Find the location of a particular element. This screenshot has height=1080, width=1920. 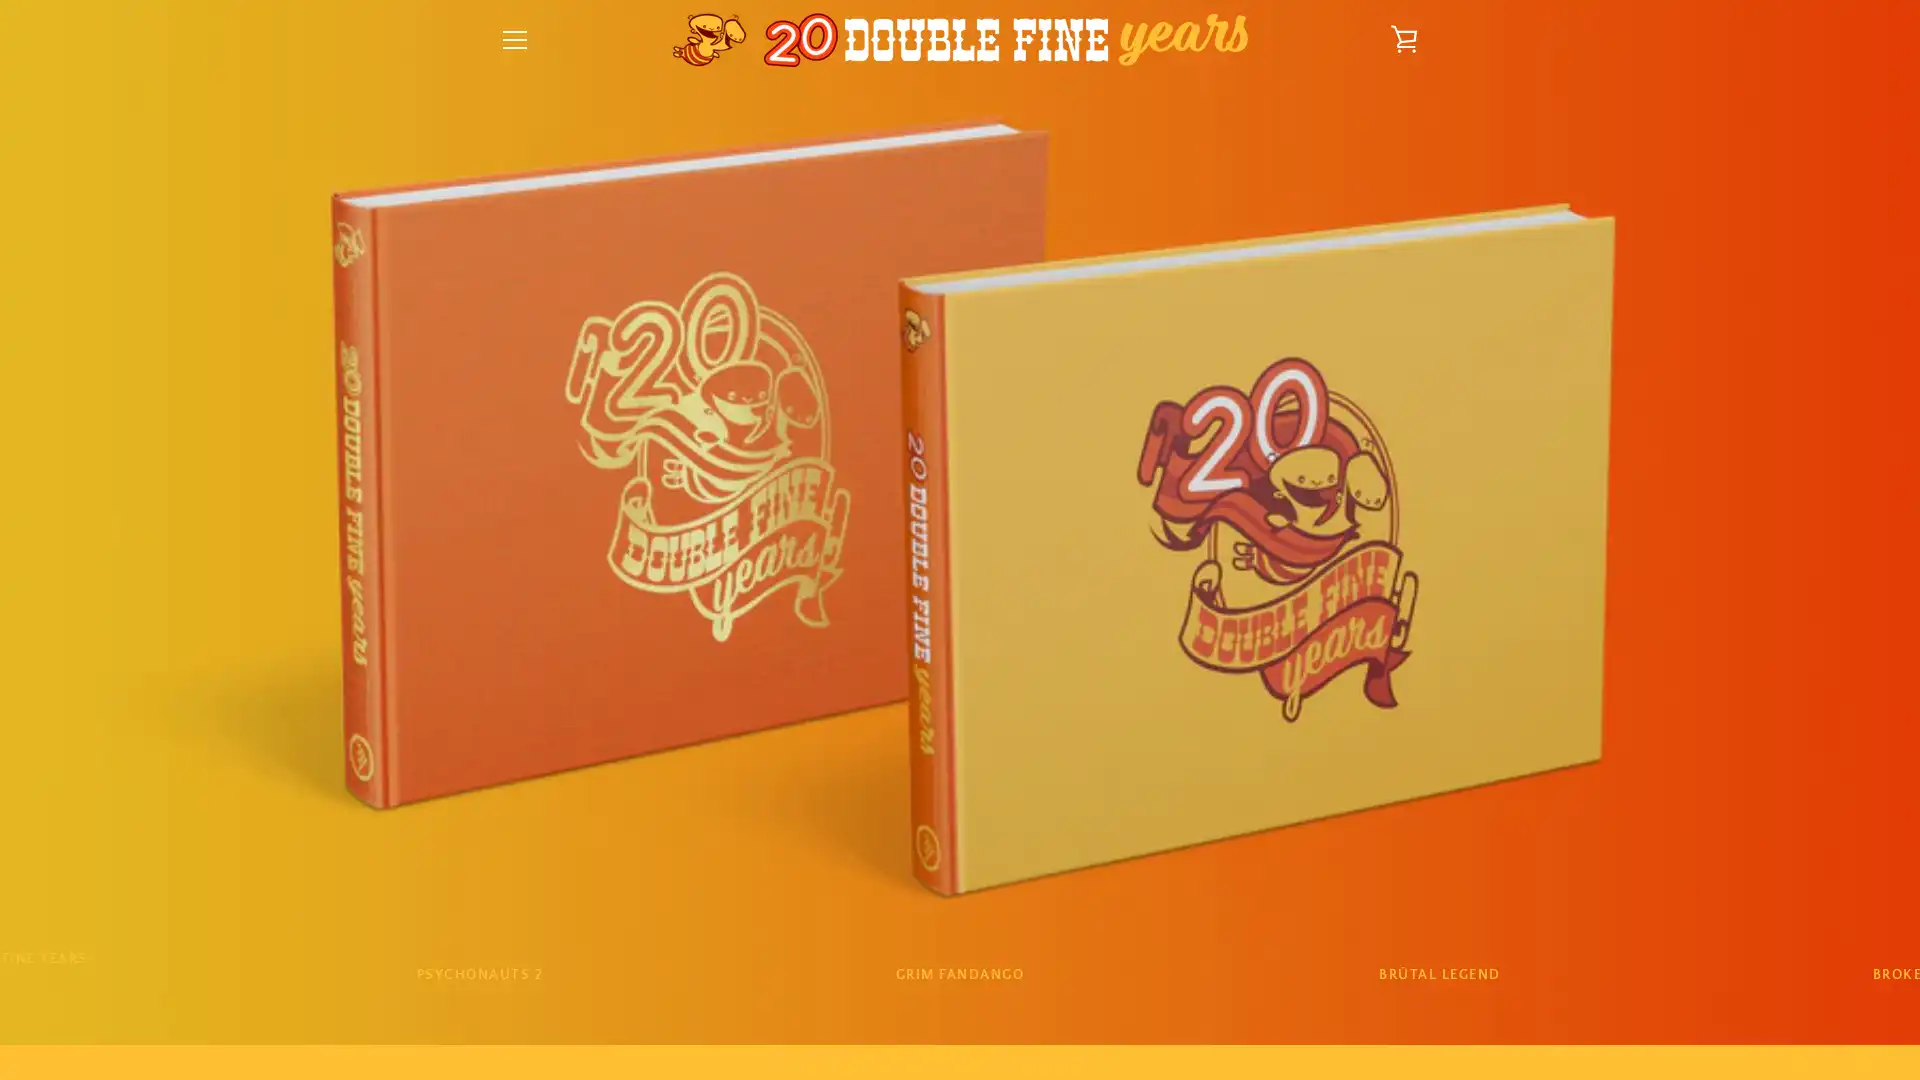

Change shipping country is located at coordinates (960, 685).